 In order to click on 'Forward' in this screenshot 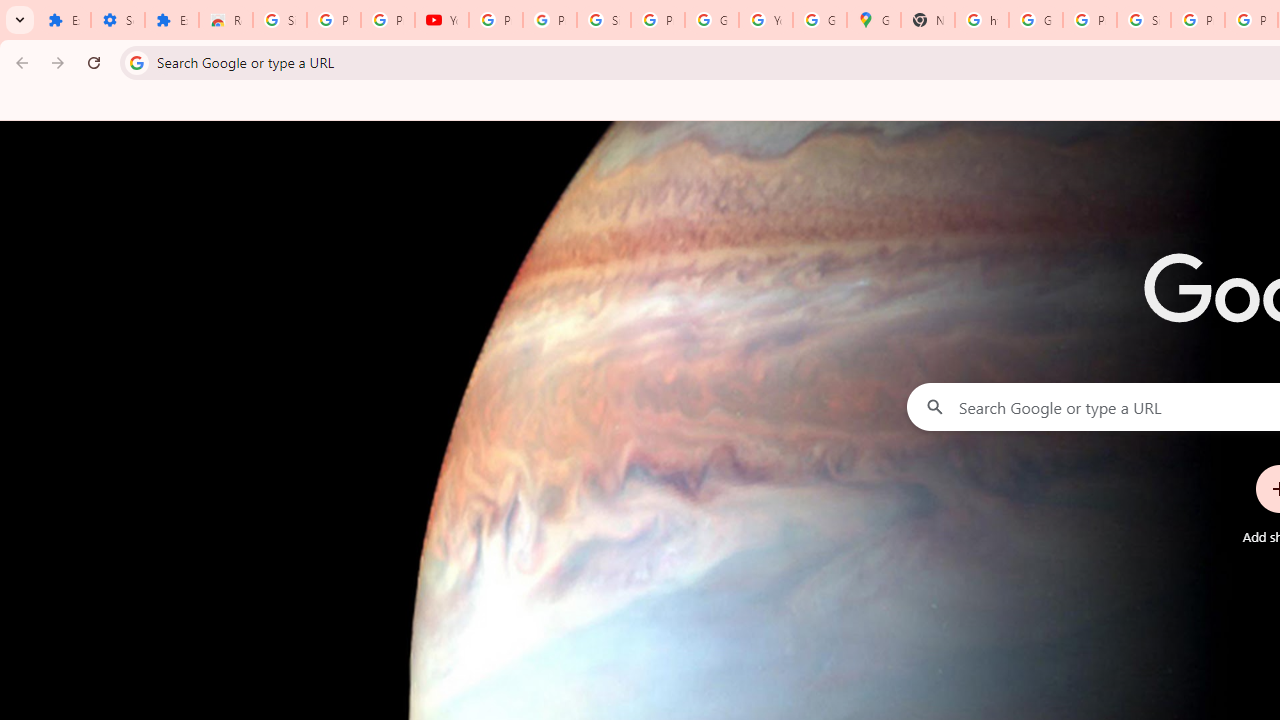, I will do `click(58, 61)`.